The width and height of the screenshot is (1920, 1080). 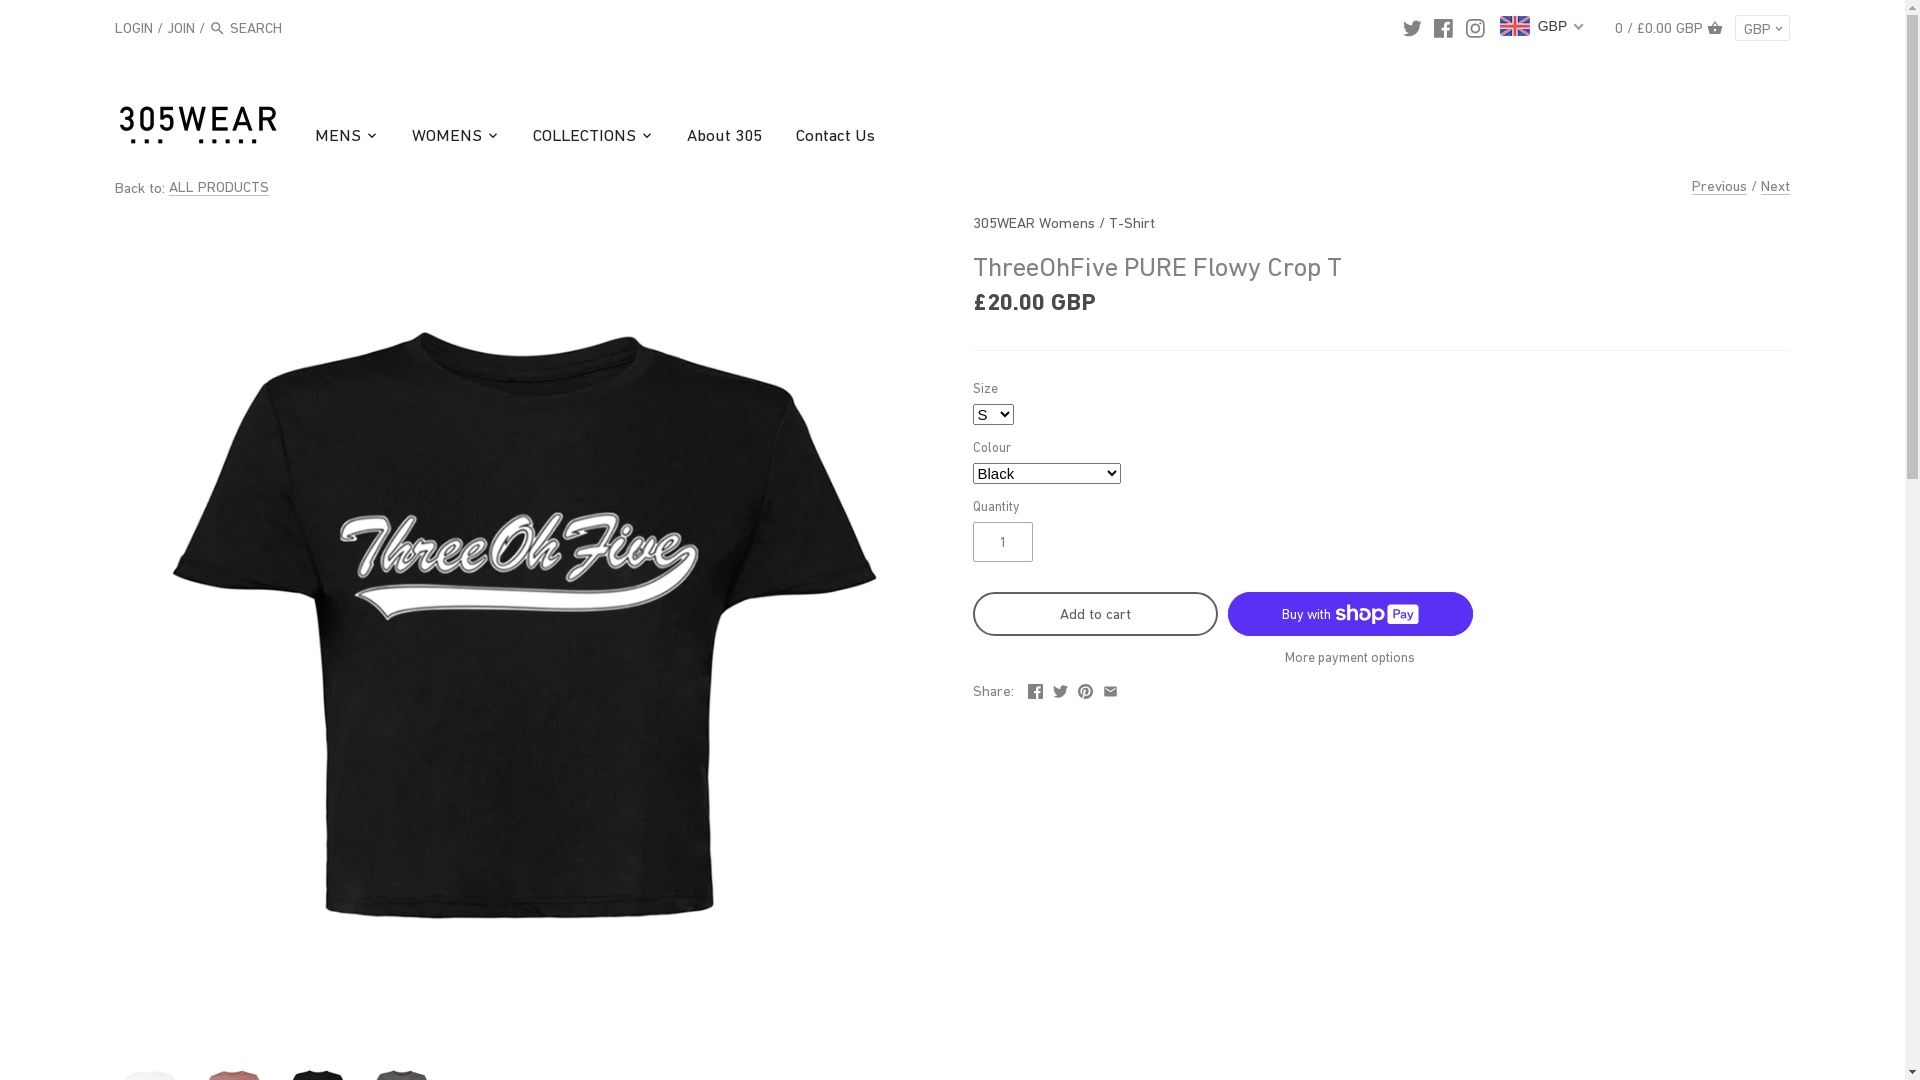 I want to click on 'Add to cart', so click(x=1093, y=612).